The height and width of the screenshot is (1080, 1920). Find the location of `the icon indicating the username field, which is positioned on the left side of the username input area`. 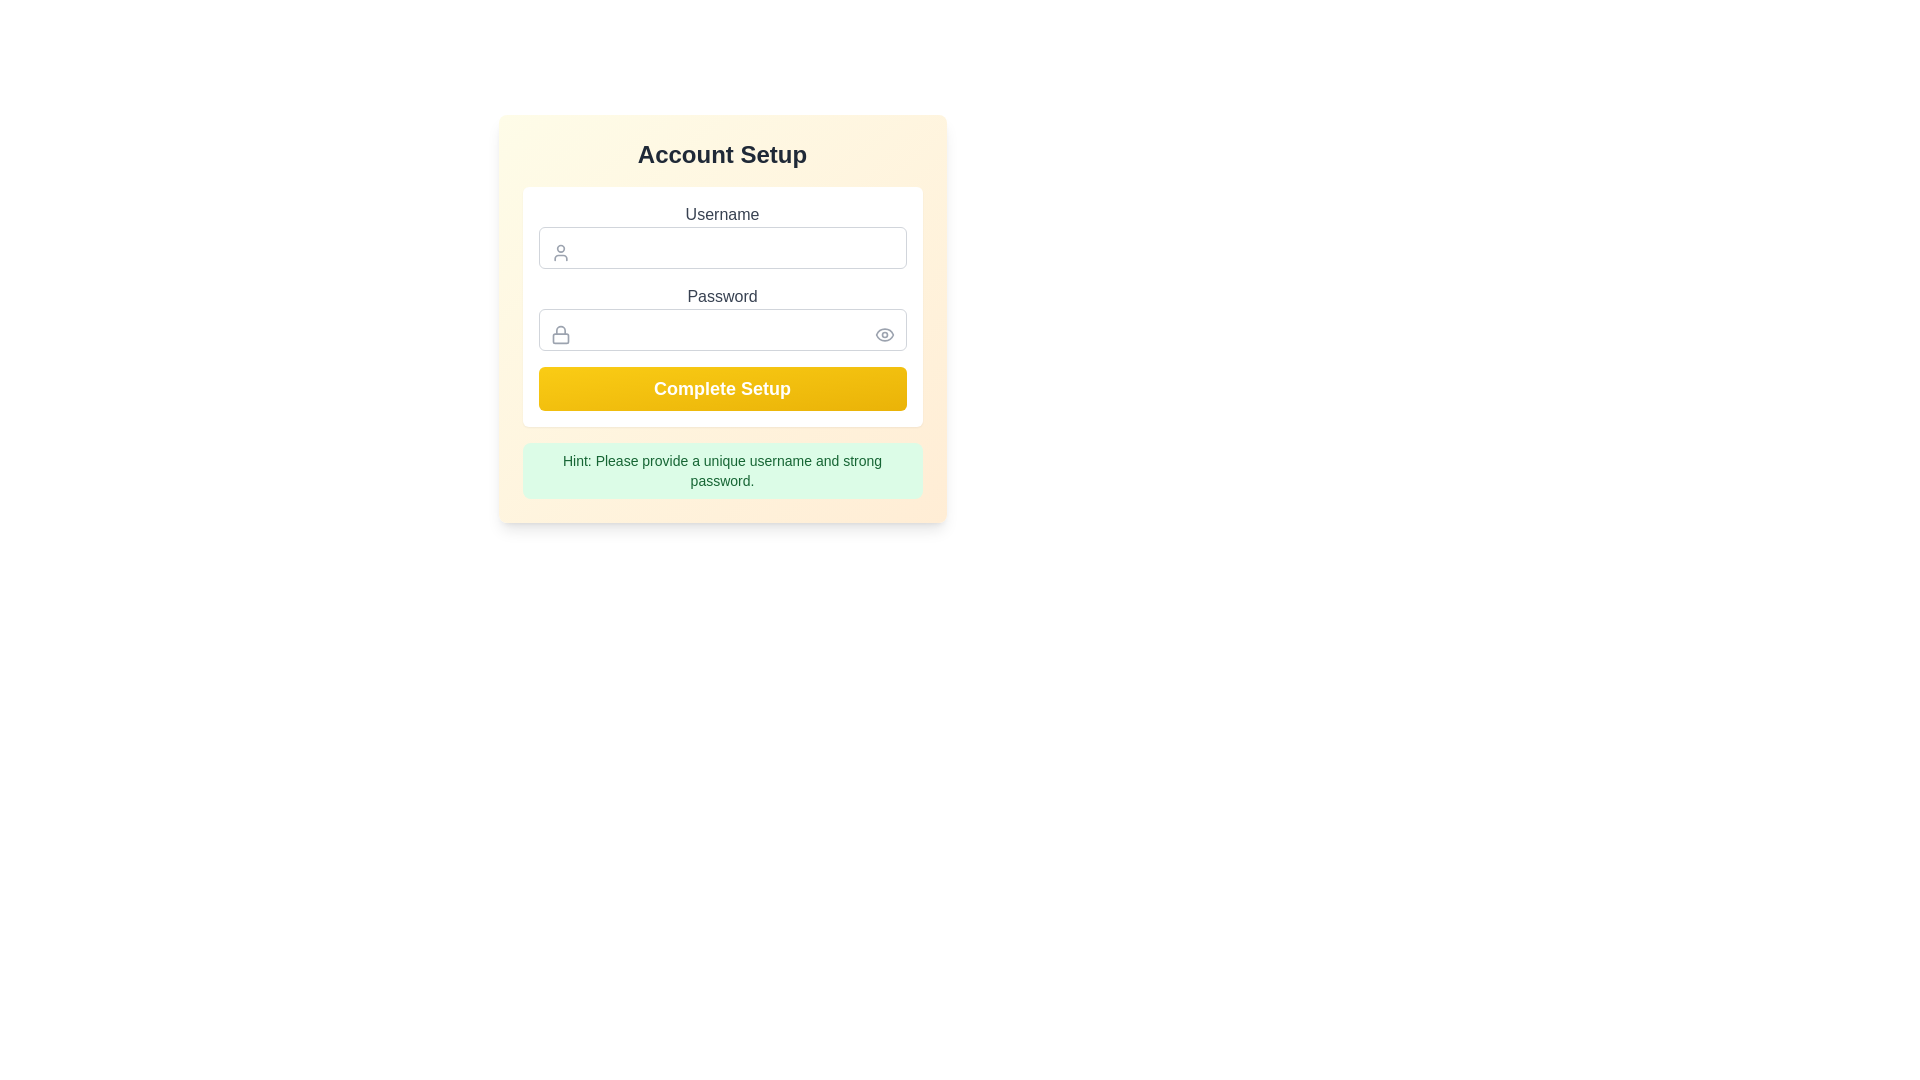

the icon indicating the username field, which is positioned on the left side of the username input area is located at coordinates (560, 252).